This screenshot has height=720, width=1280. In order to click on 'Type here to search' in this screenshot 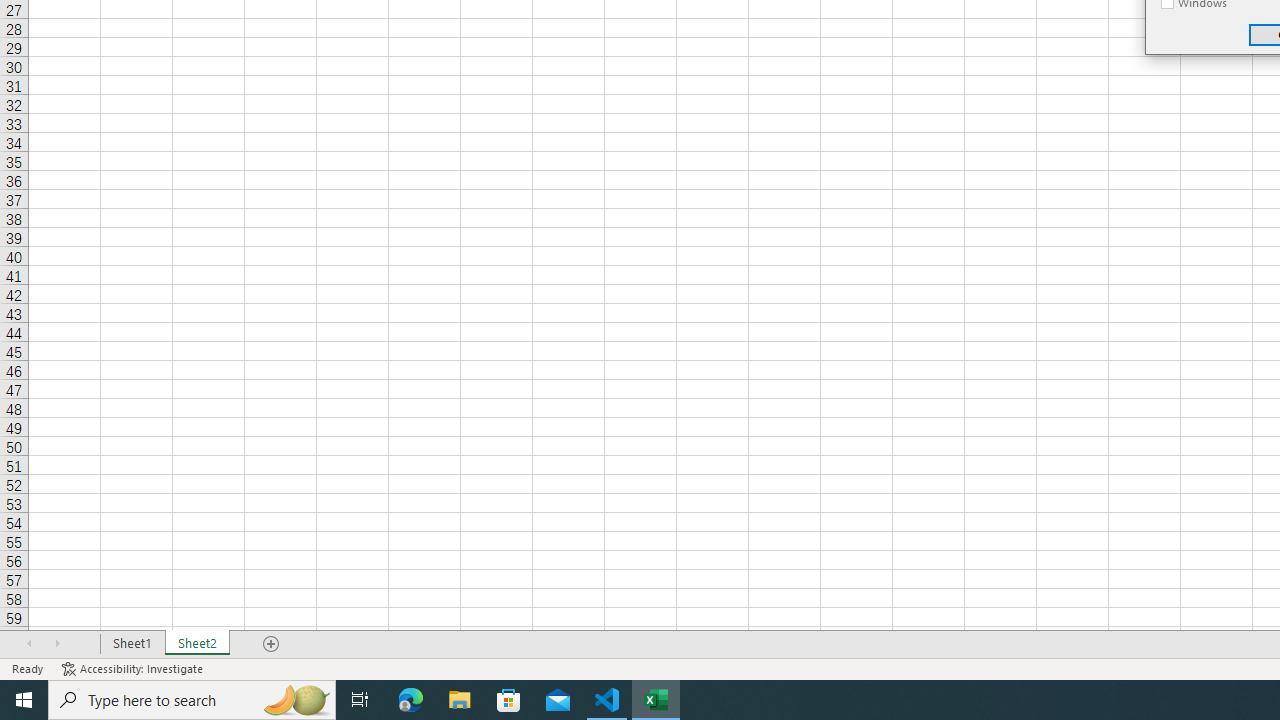, I will do `click(192, 698)`.